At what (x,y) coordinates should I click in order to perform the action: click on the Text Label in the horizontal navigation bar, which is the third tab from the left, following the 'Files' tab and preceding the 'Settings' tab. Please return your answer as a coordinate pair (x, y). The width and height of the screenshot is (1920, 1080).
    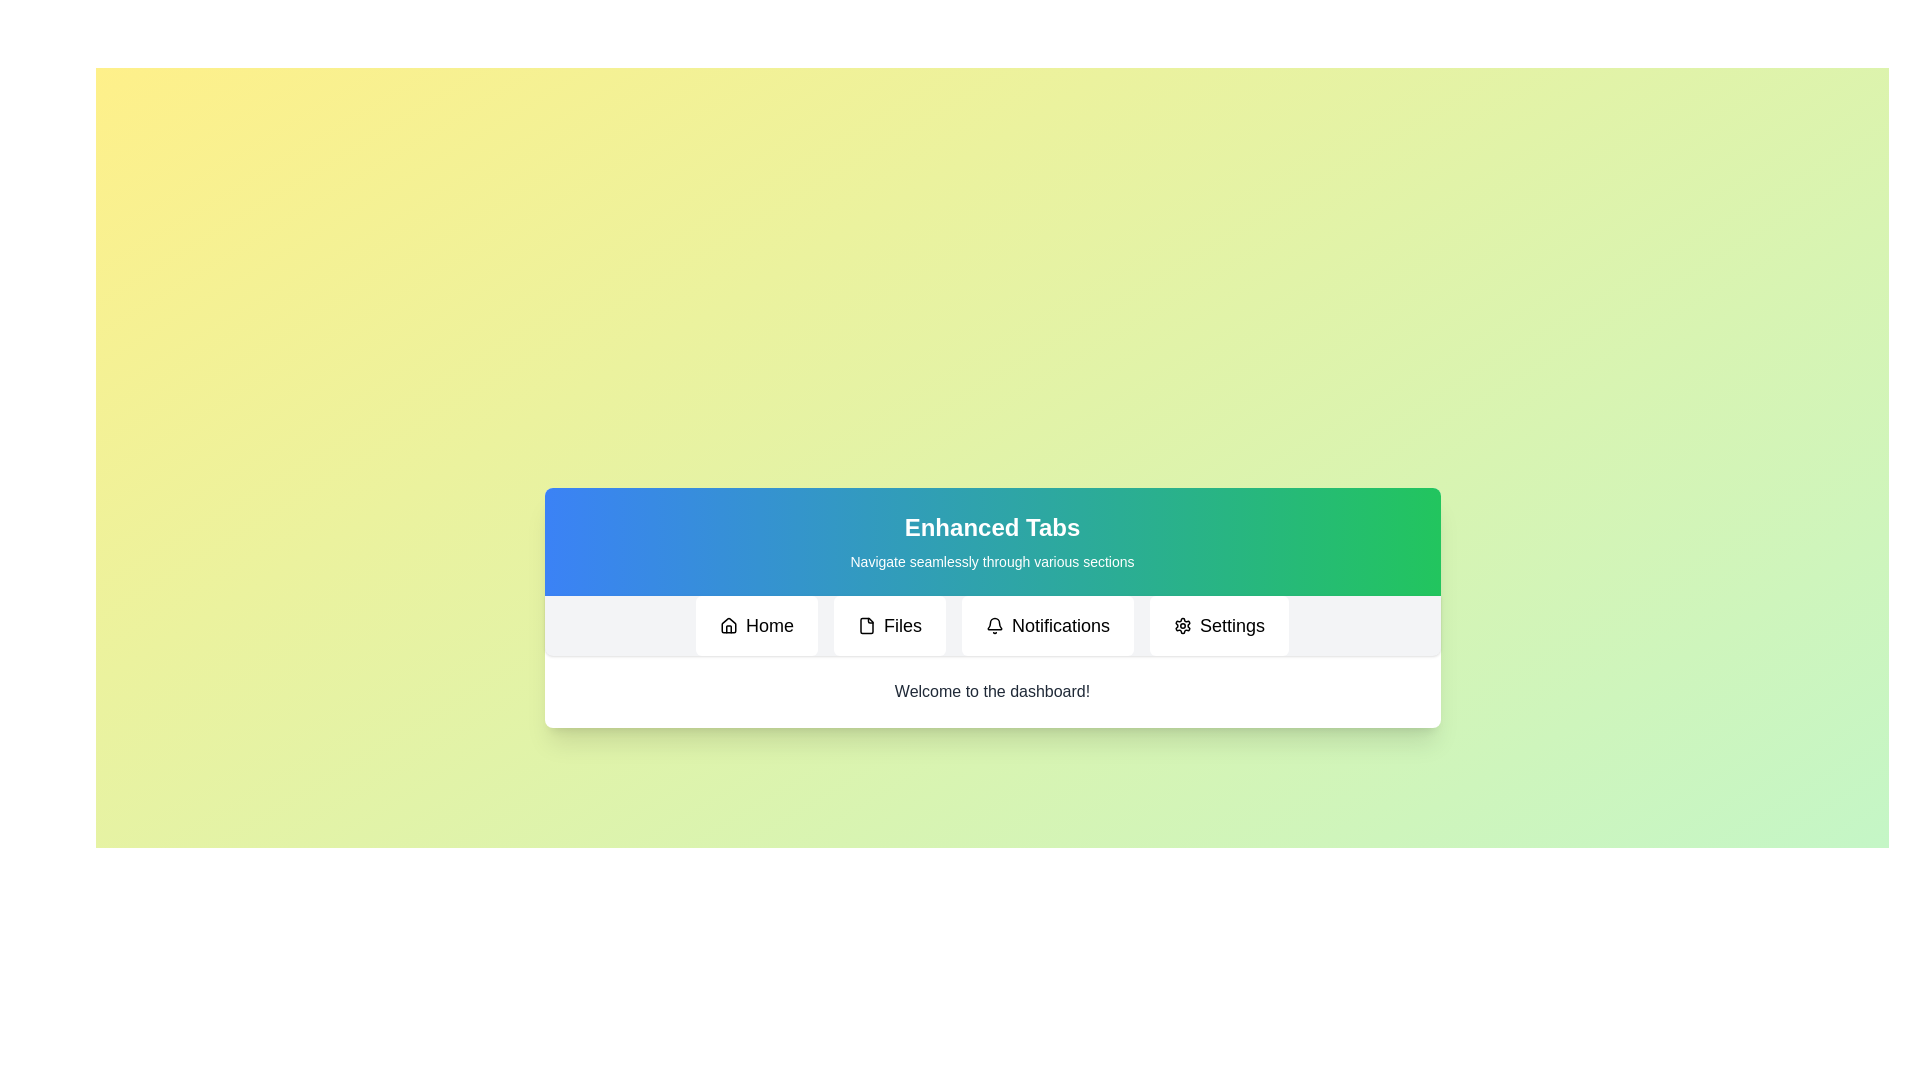
    Looking at the image, I should click on (1059, 624).